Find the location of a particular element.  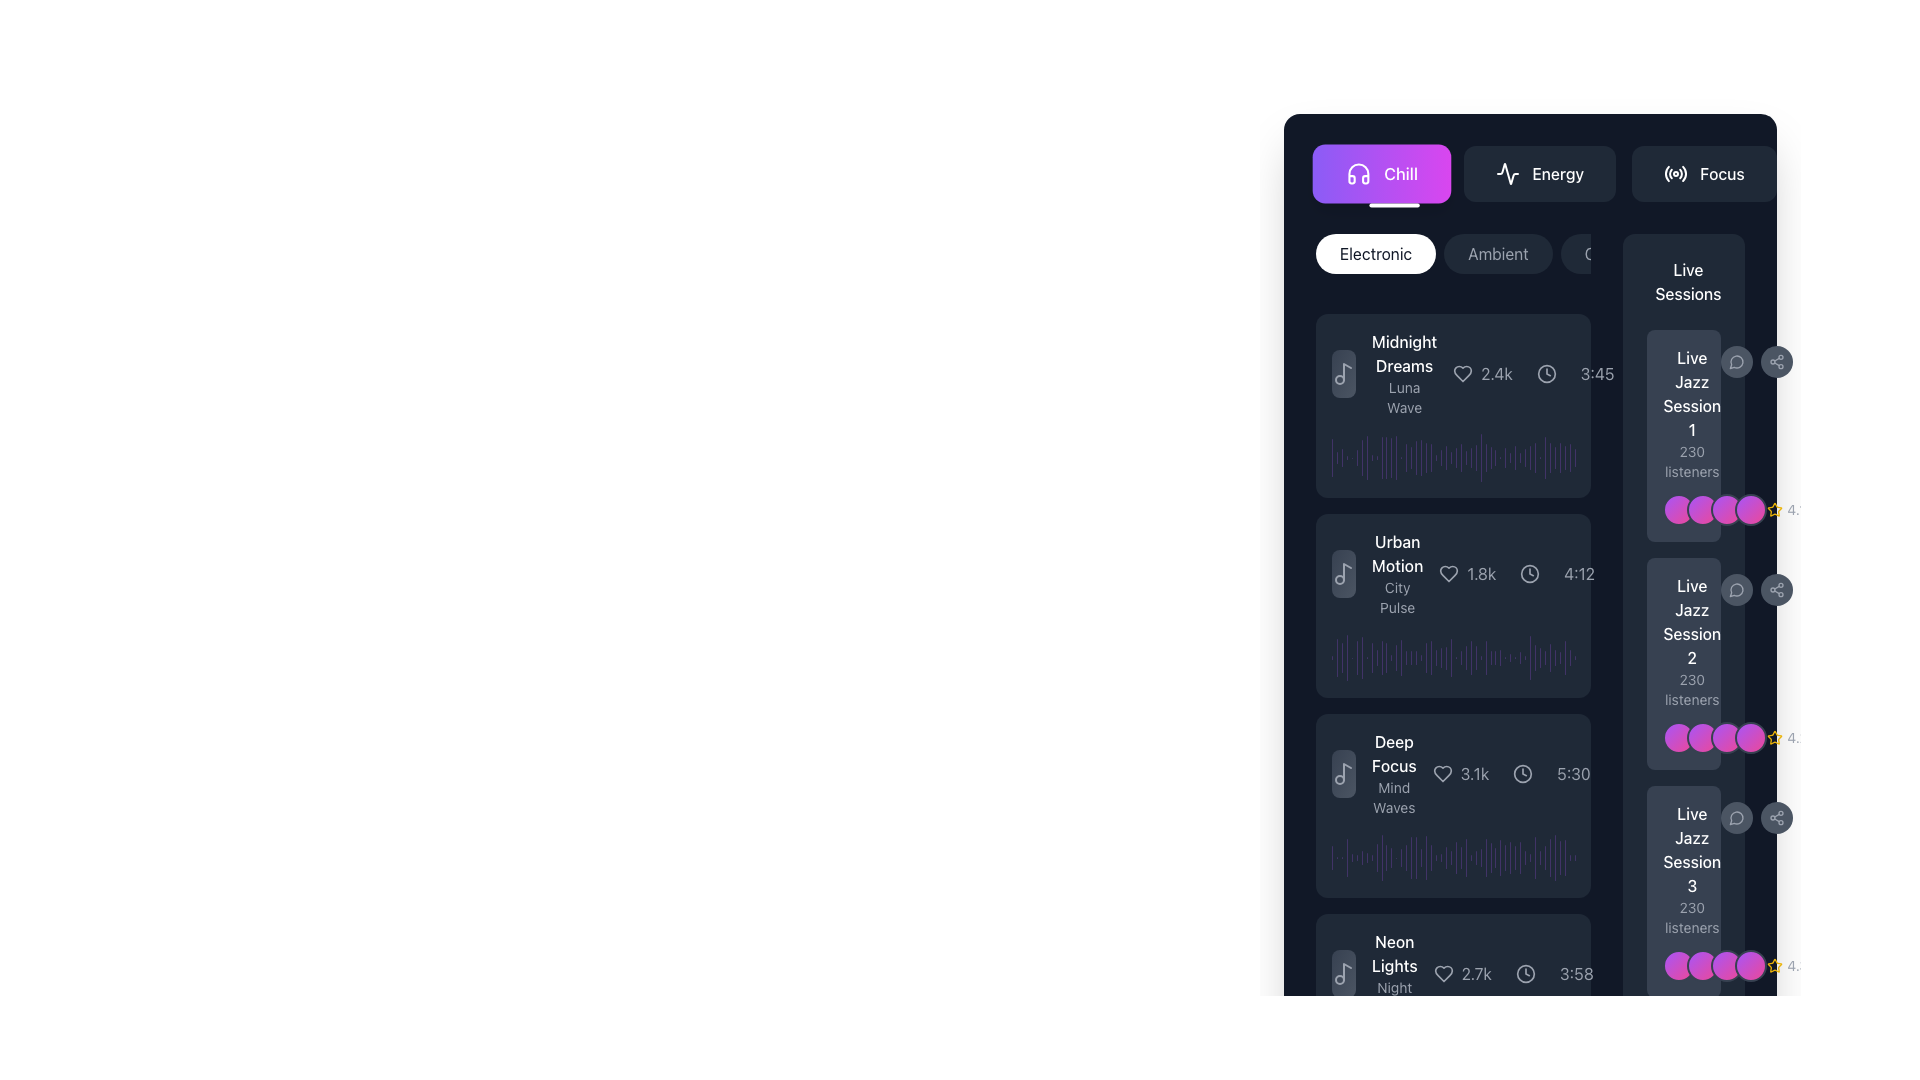

the twentieth graphical indicator in the horizontal sequence of bars in the lower portion of the middle-right section of the interface is located at coordinates (1425, 458).